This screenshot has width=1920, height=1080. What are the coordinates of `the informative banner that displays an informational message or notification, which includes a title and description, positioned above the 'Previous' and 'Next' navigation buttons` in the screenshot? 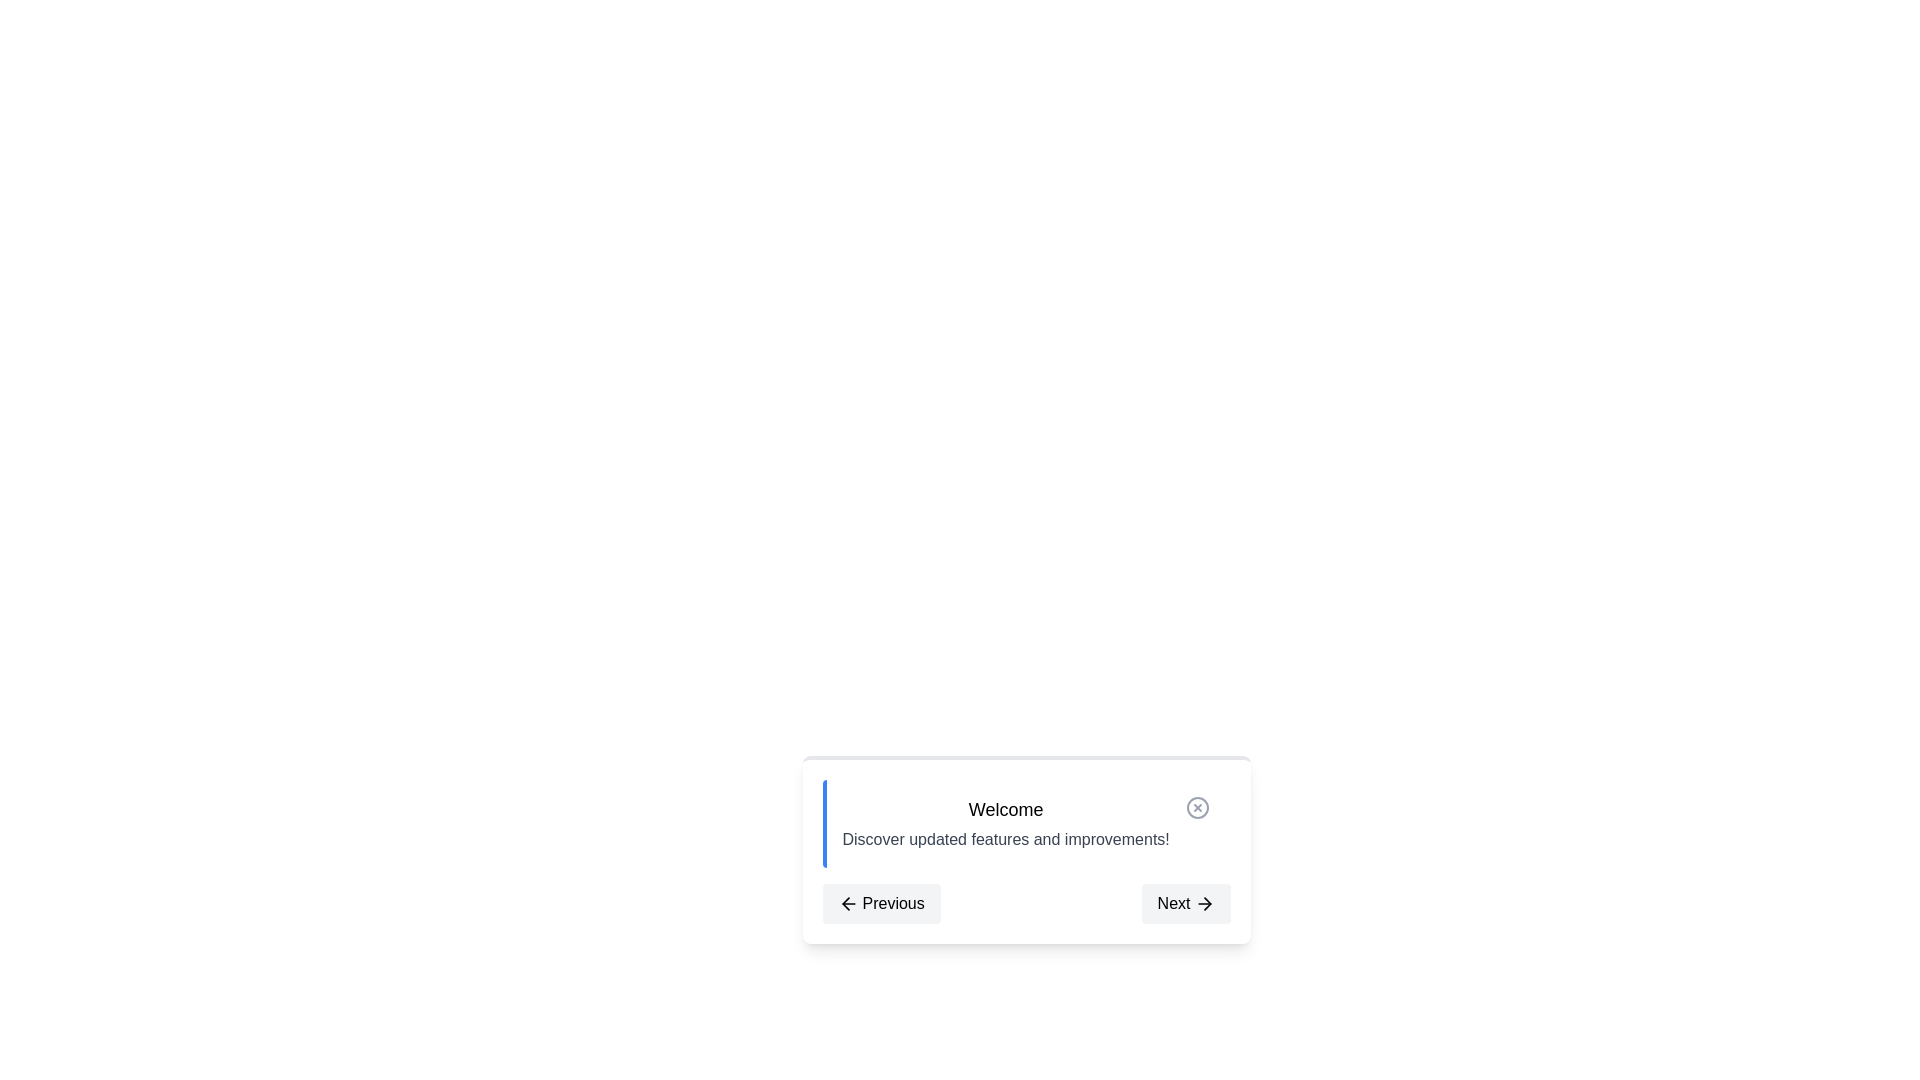 It's located at (1026, 824).